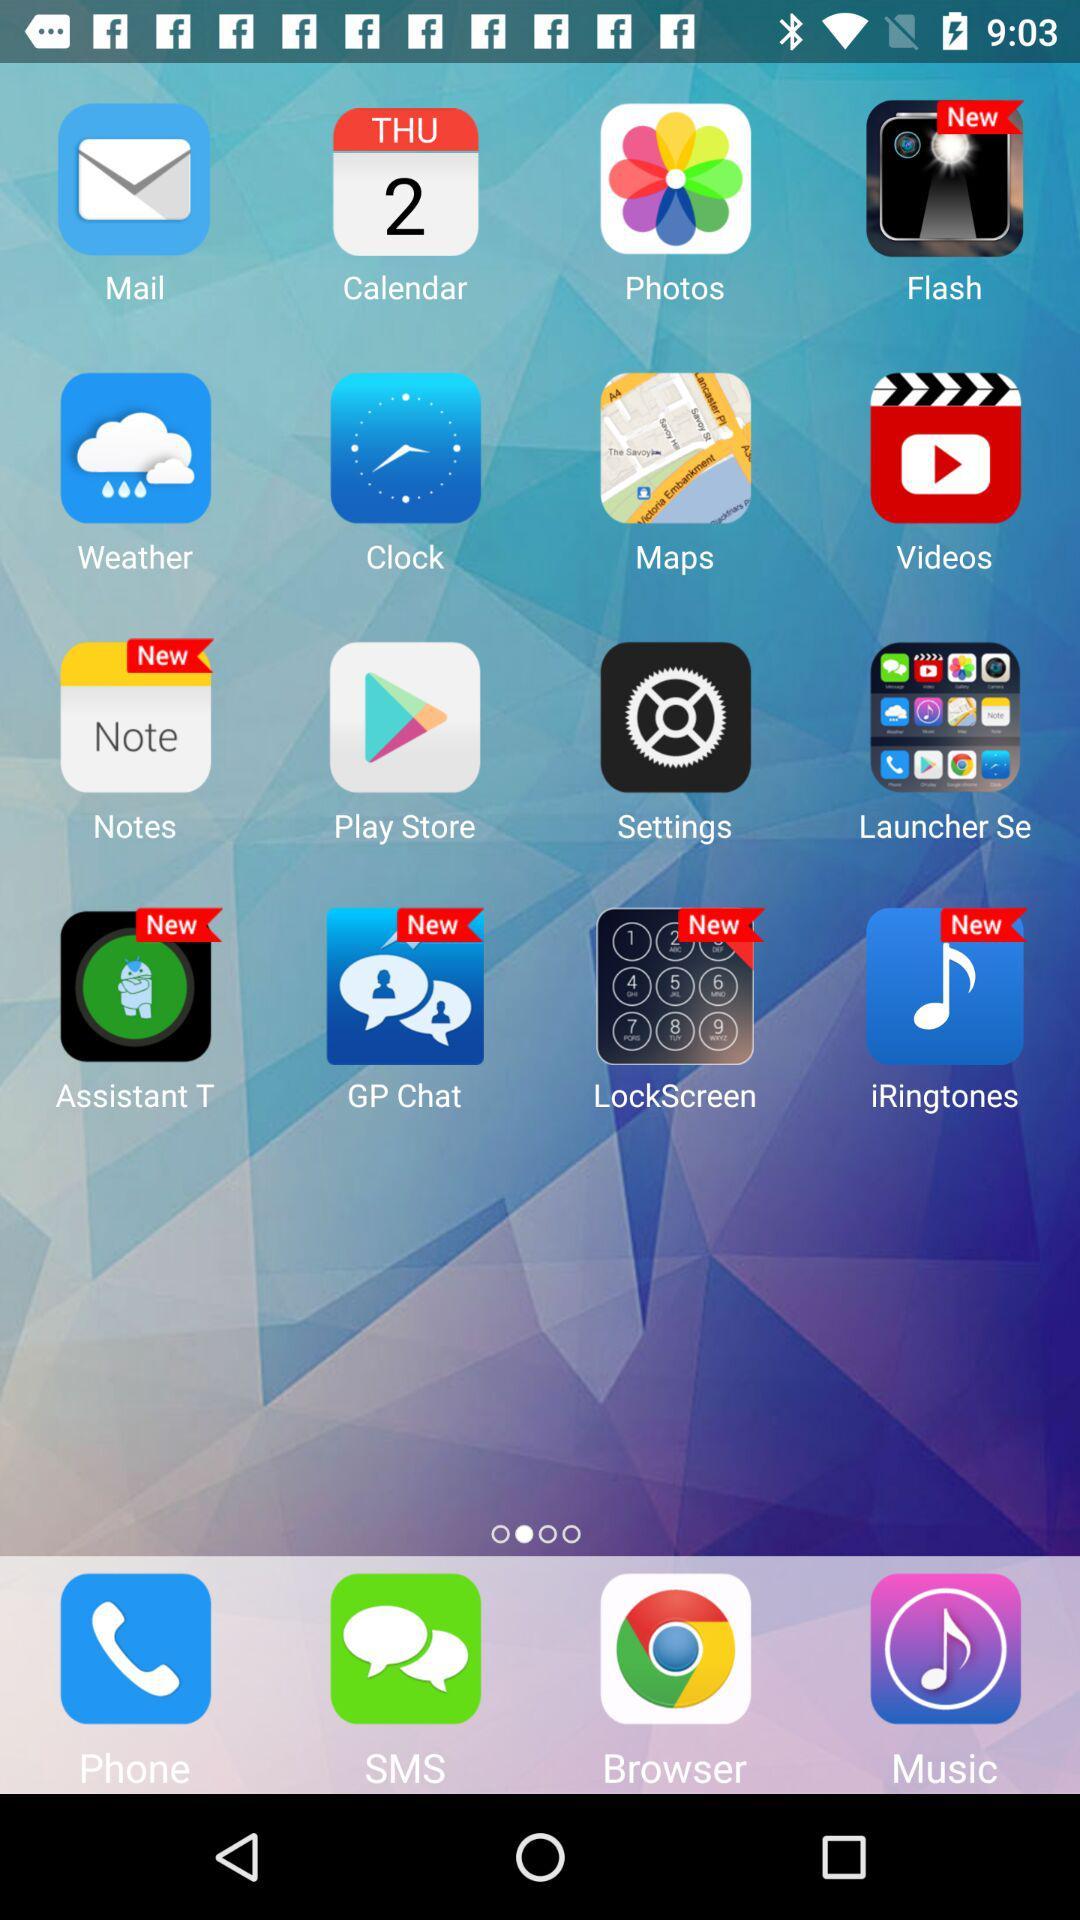 Image resolution: width=1080 pixels, height=1920 pixels. What do you see at coordinates (675, 716) in the screenshot?
I see `settings` at bounding box center [675, 716].